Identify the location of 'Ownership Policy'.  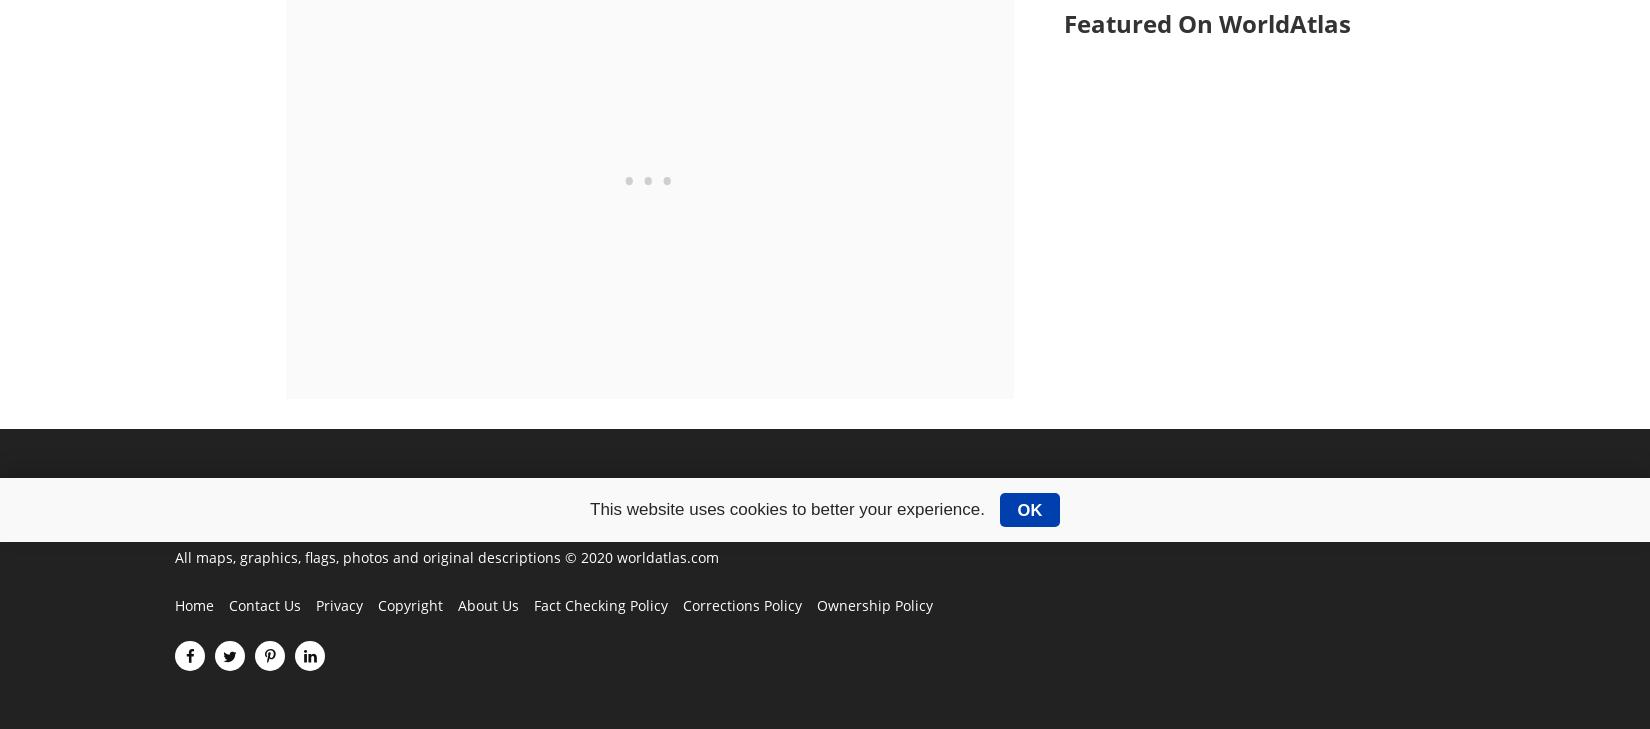
(874, 604).